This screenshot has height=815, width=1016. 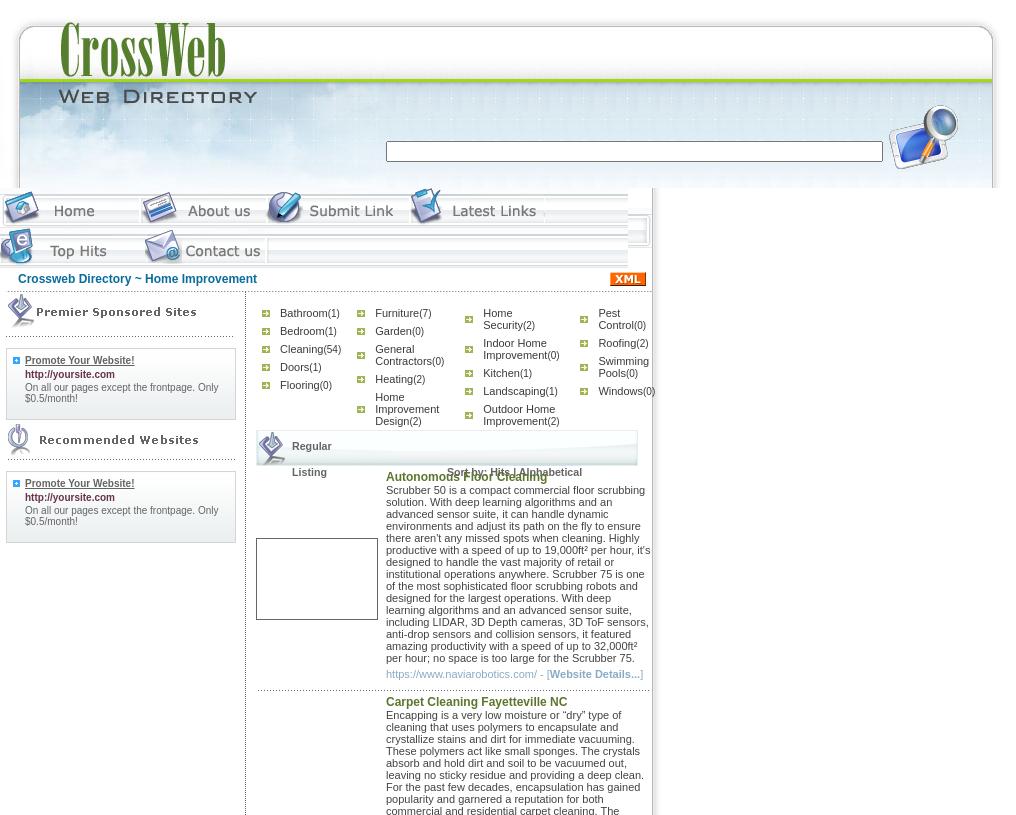 What do you see at coordinates (483, 372) in the screenshot?
I see `'Kitchen'` at bounding box center [483, 372].